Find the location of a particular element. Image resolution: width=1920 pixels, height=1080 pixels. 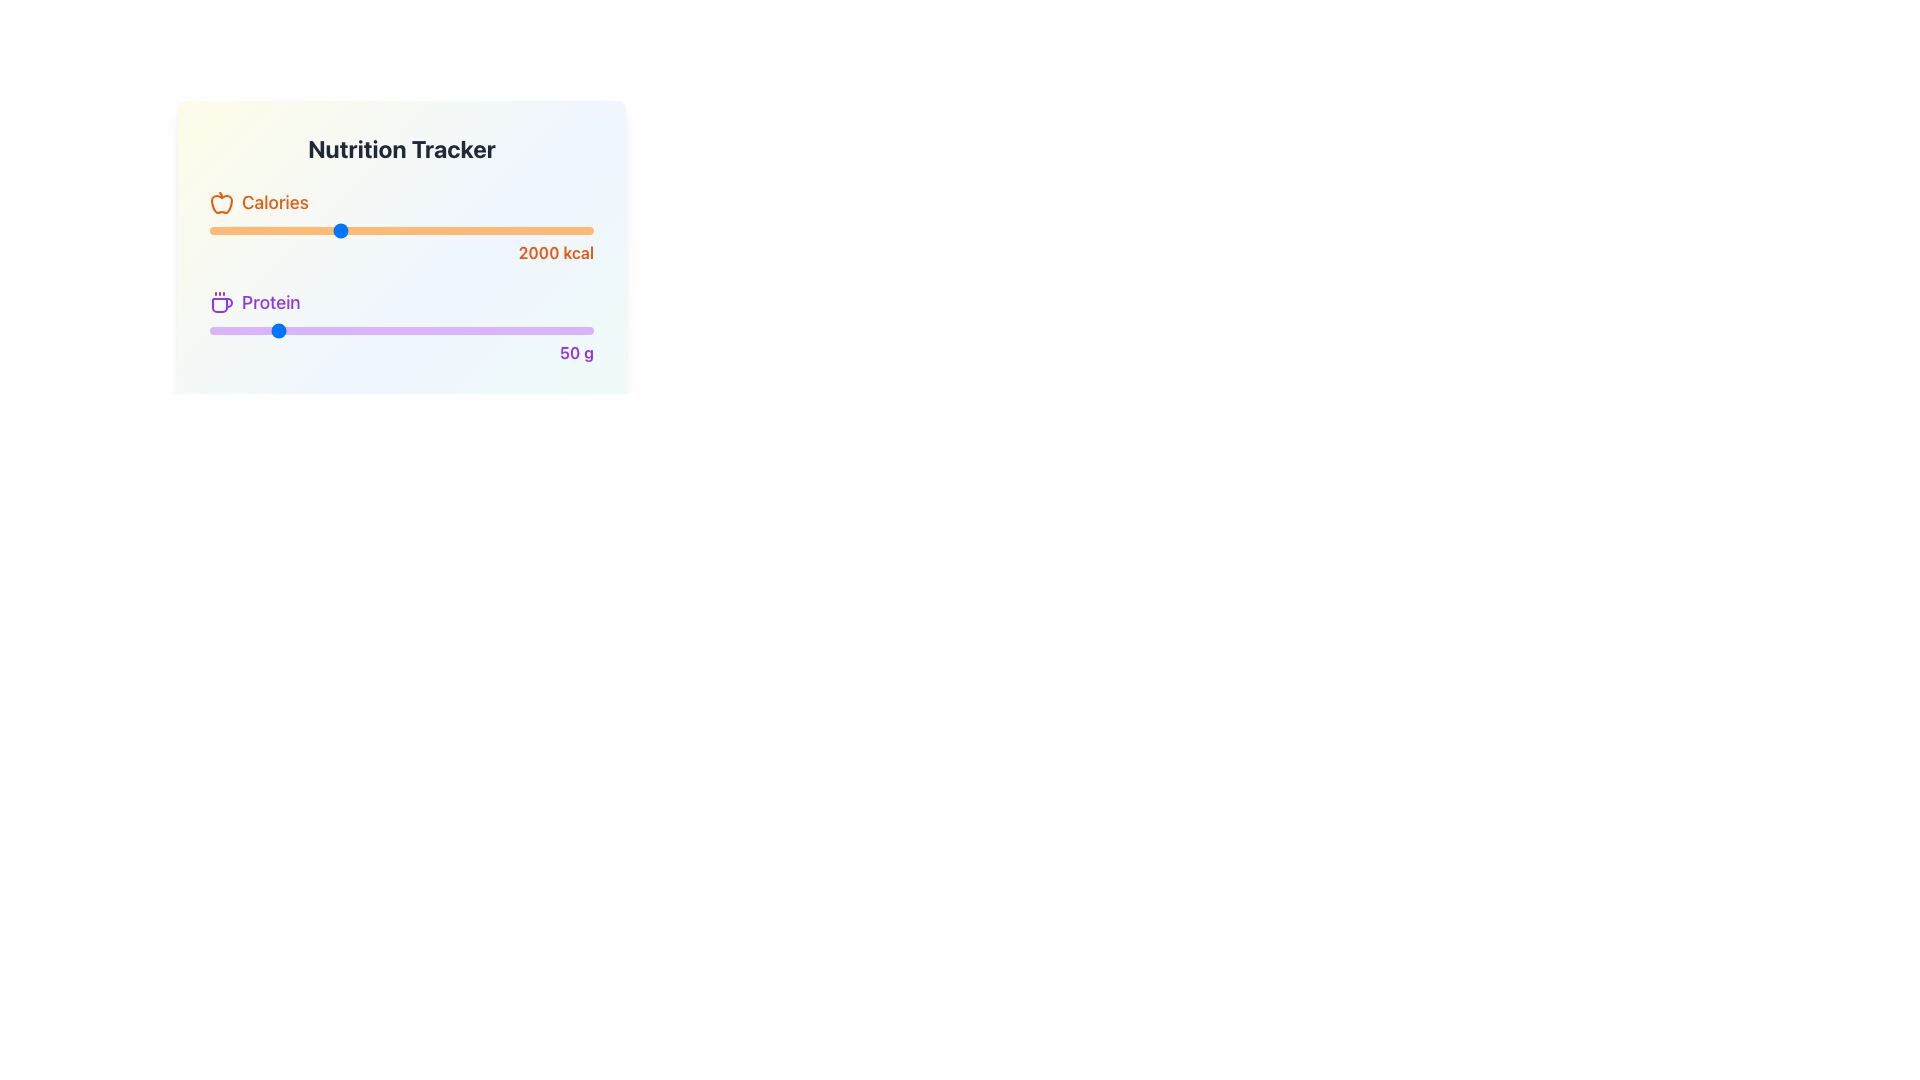

calorie goal is located at coordinates (577, 230).